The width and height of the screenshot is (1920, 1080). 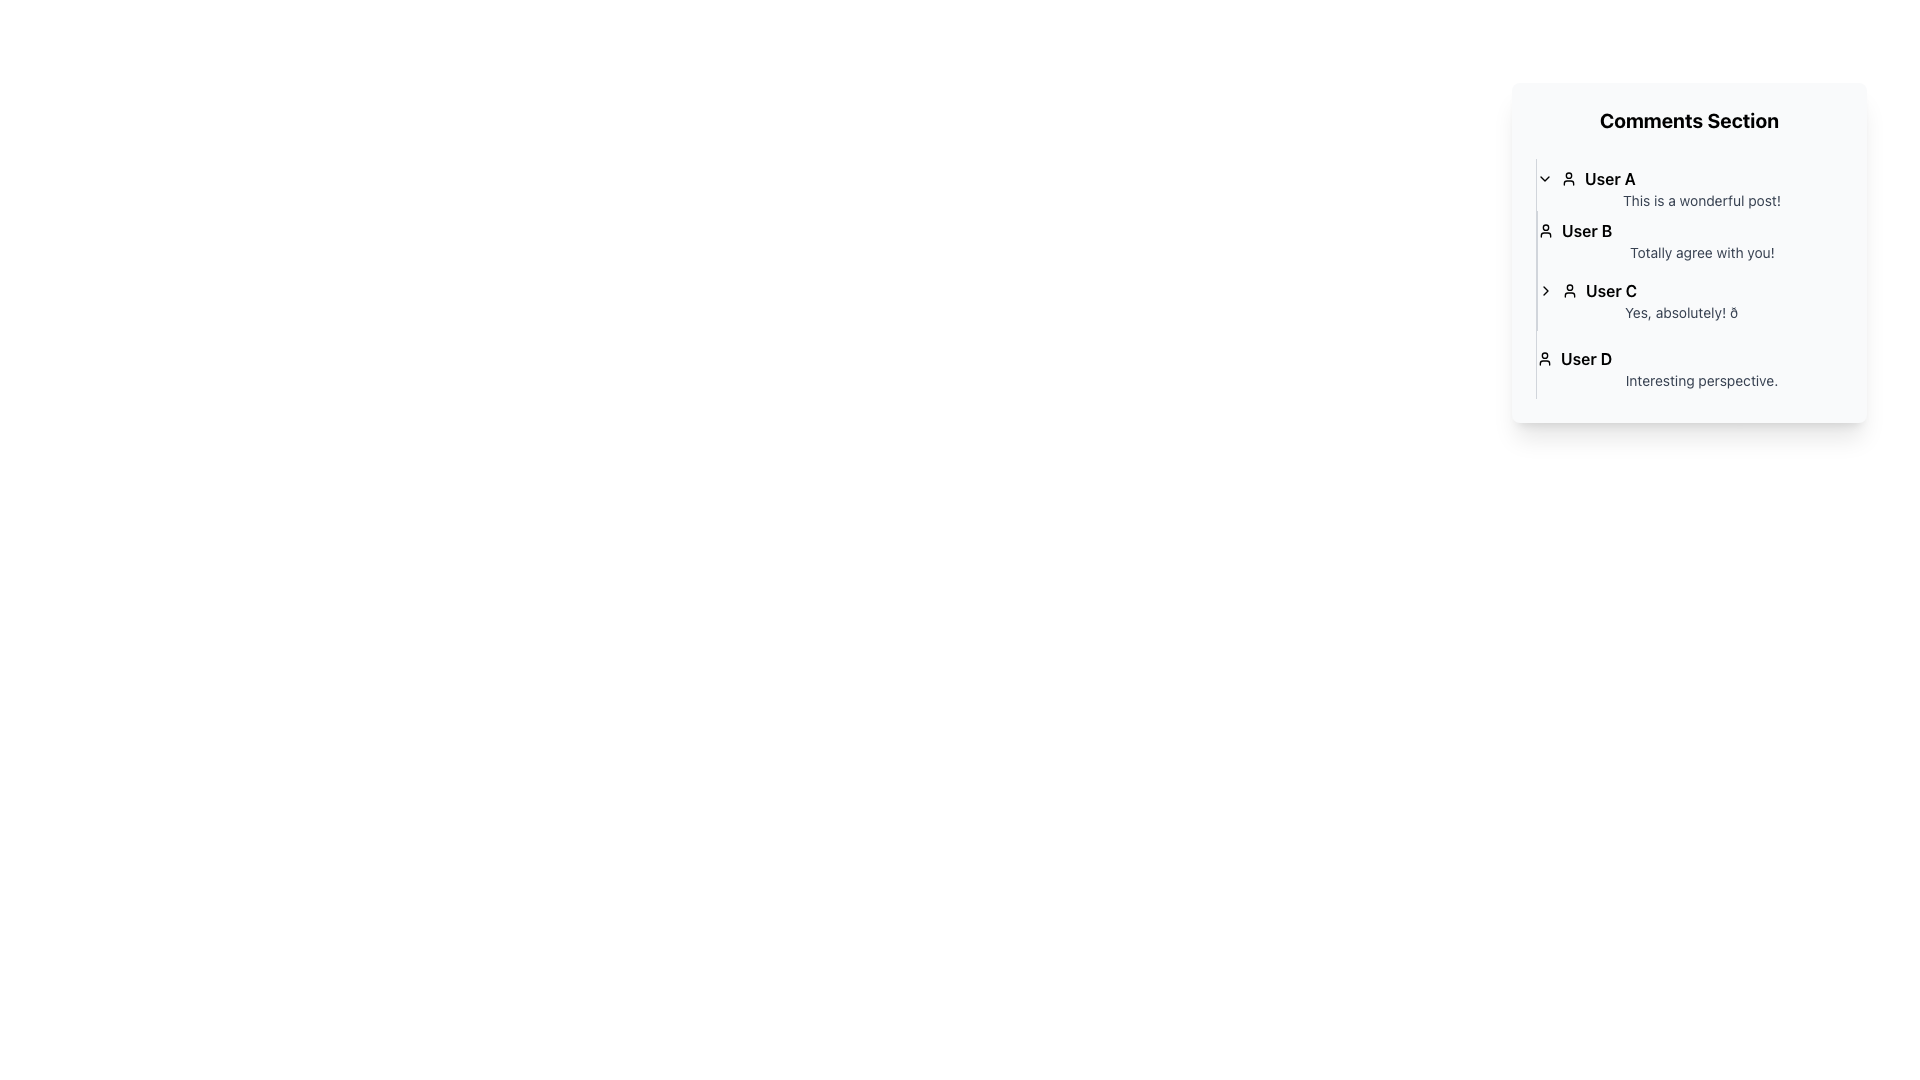 What do you see at coordinates (1688, 177) in the screenshot?
I see `the User Identifier Section for 'User A' in the comments section to highlight it` at bounding box center [1688, 177].